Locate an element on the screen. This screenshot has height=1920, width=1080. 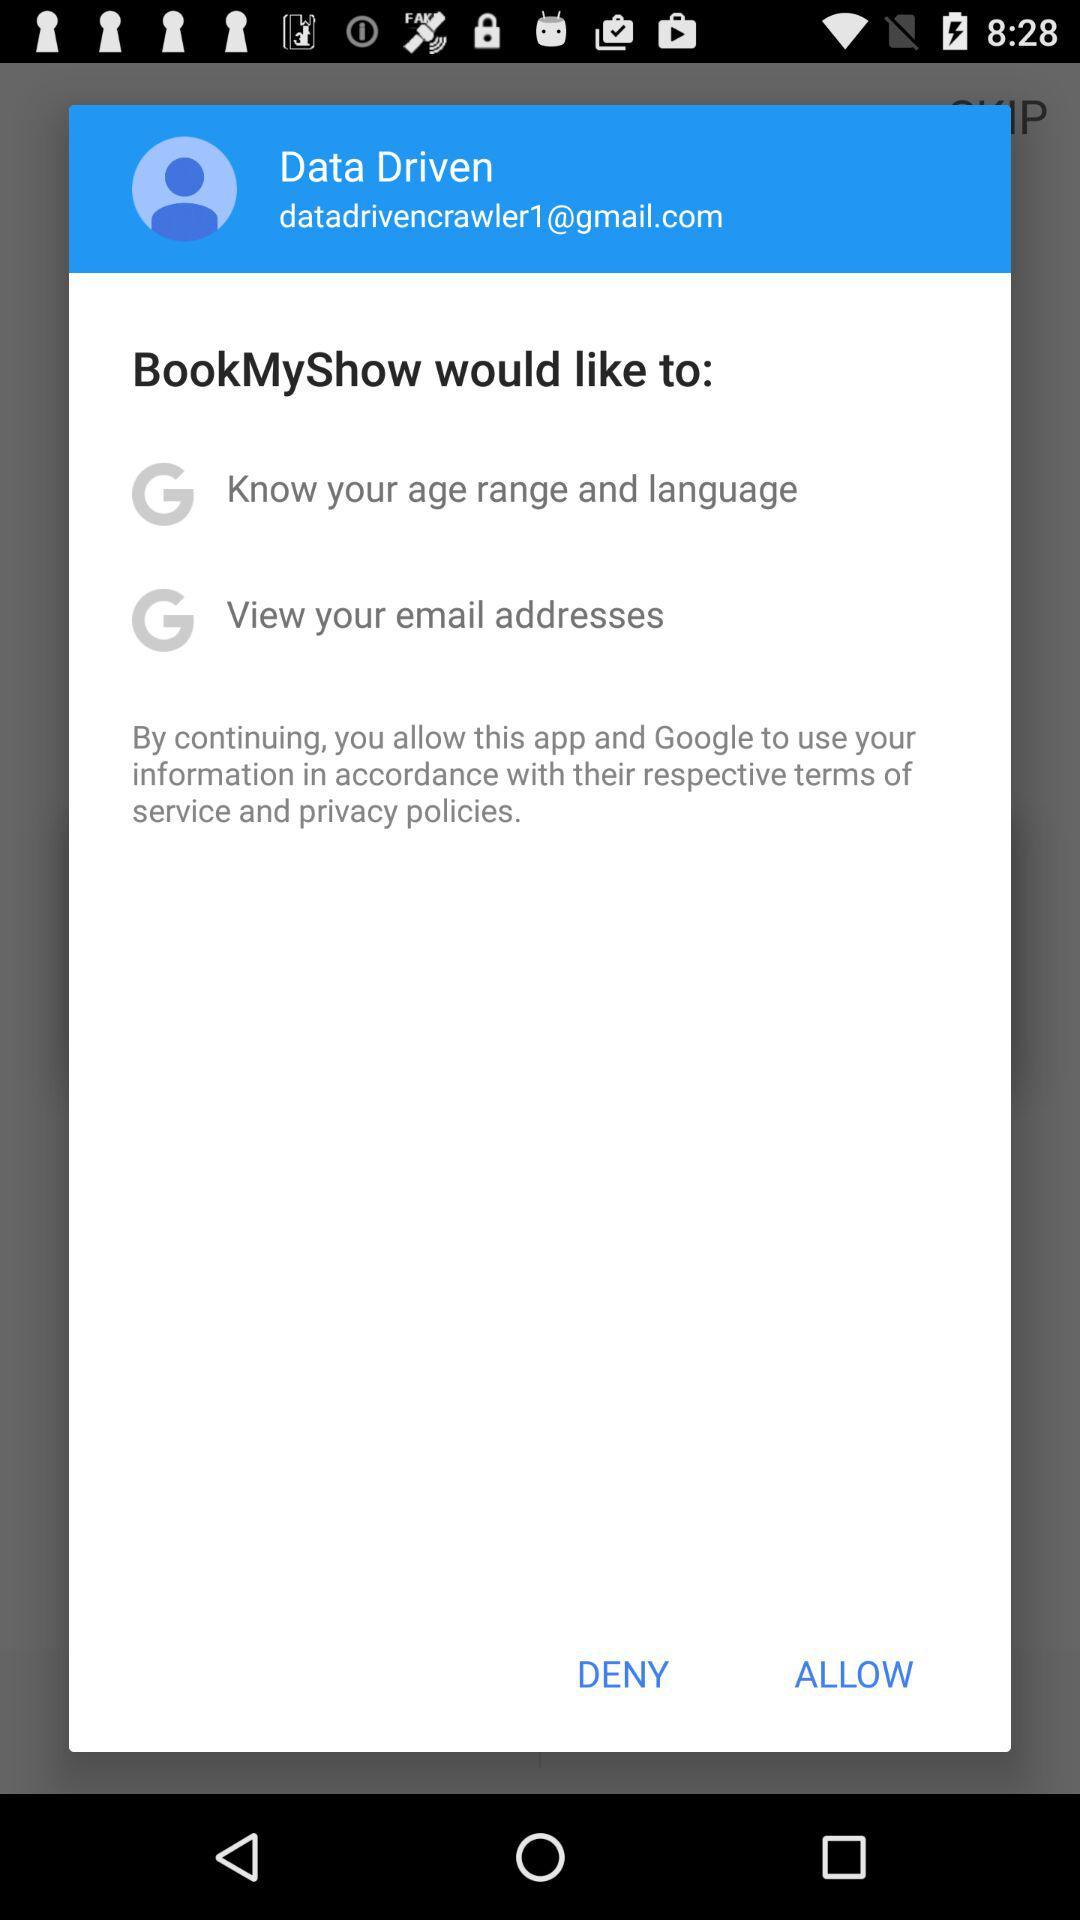
the item above view your email app is located at coordinates (511, 487).